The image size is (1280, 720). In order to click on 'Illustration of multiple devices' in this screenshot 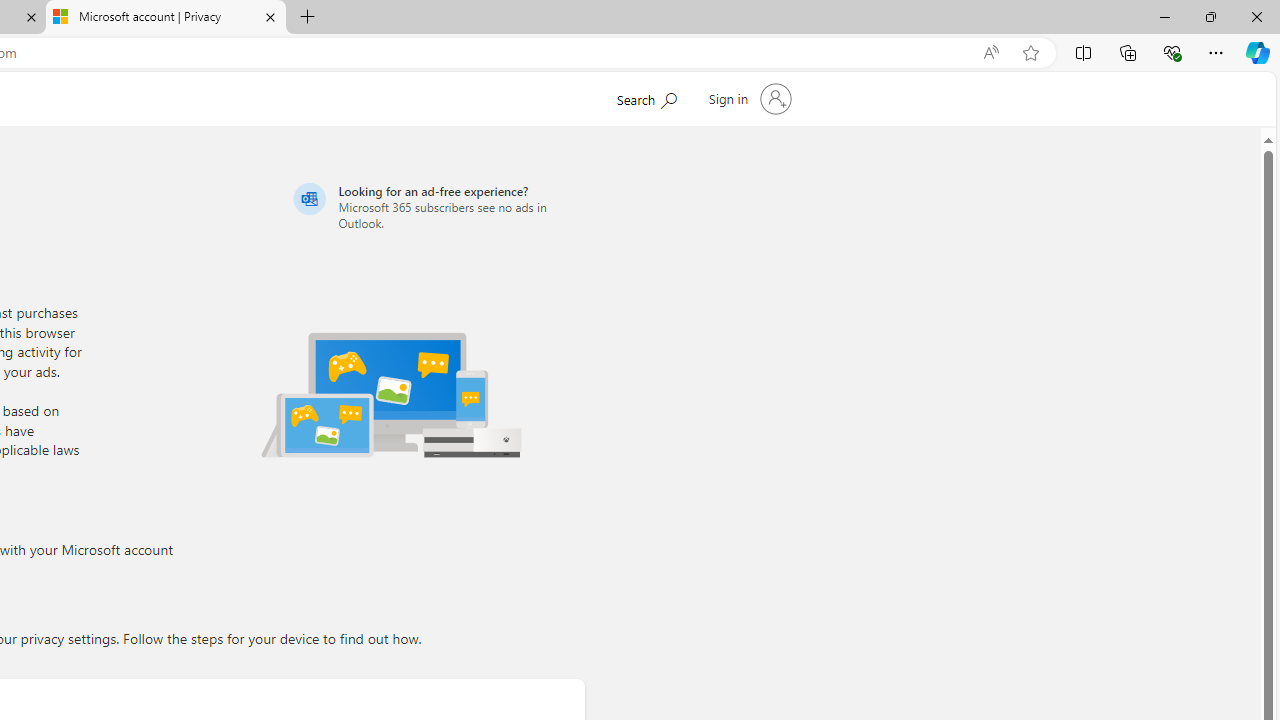, I will do `click(391, 394)`.